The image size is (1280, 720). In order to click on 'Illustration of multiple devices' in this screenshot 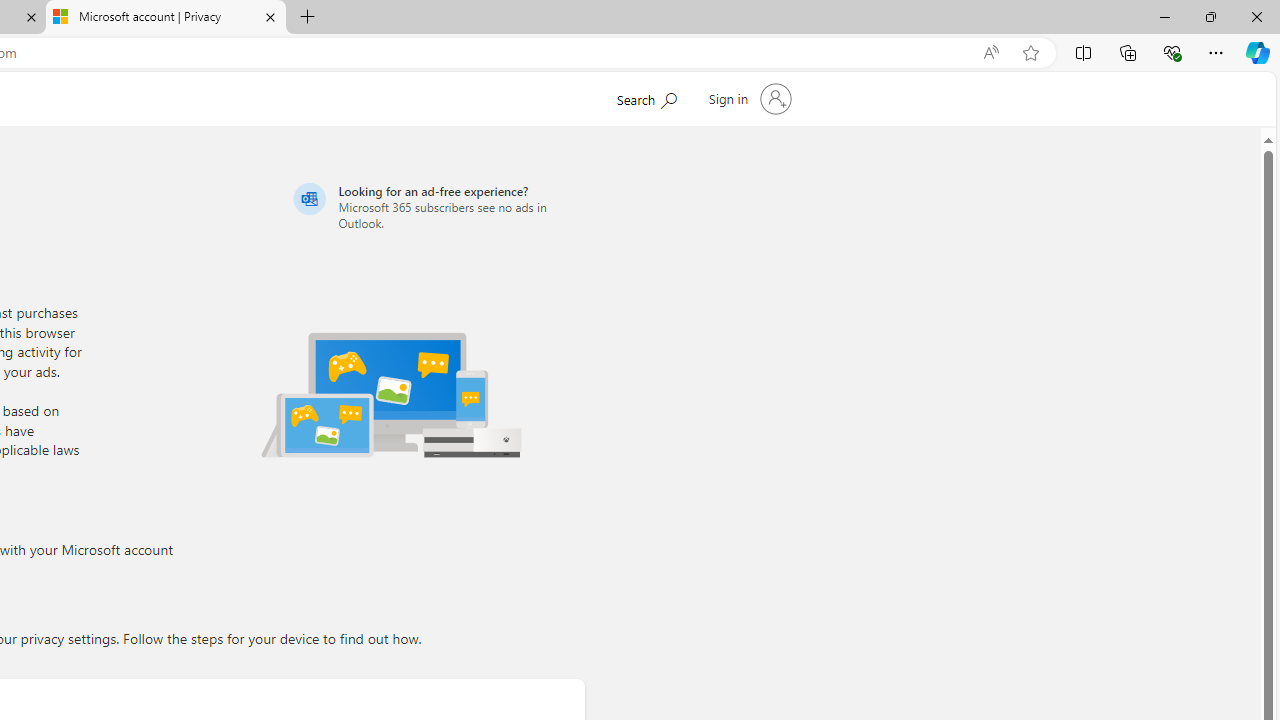, I will do `click(391, 394)`.